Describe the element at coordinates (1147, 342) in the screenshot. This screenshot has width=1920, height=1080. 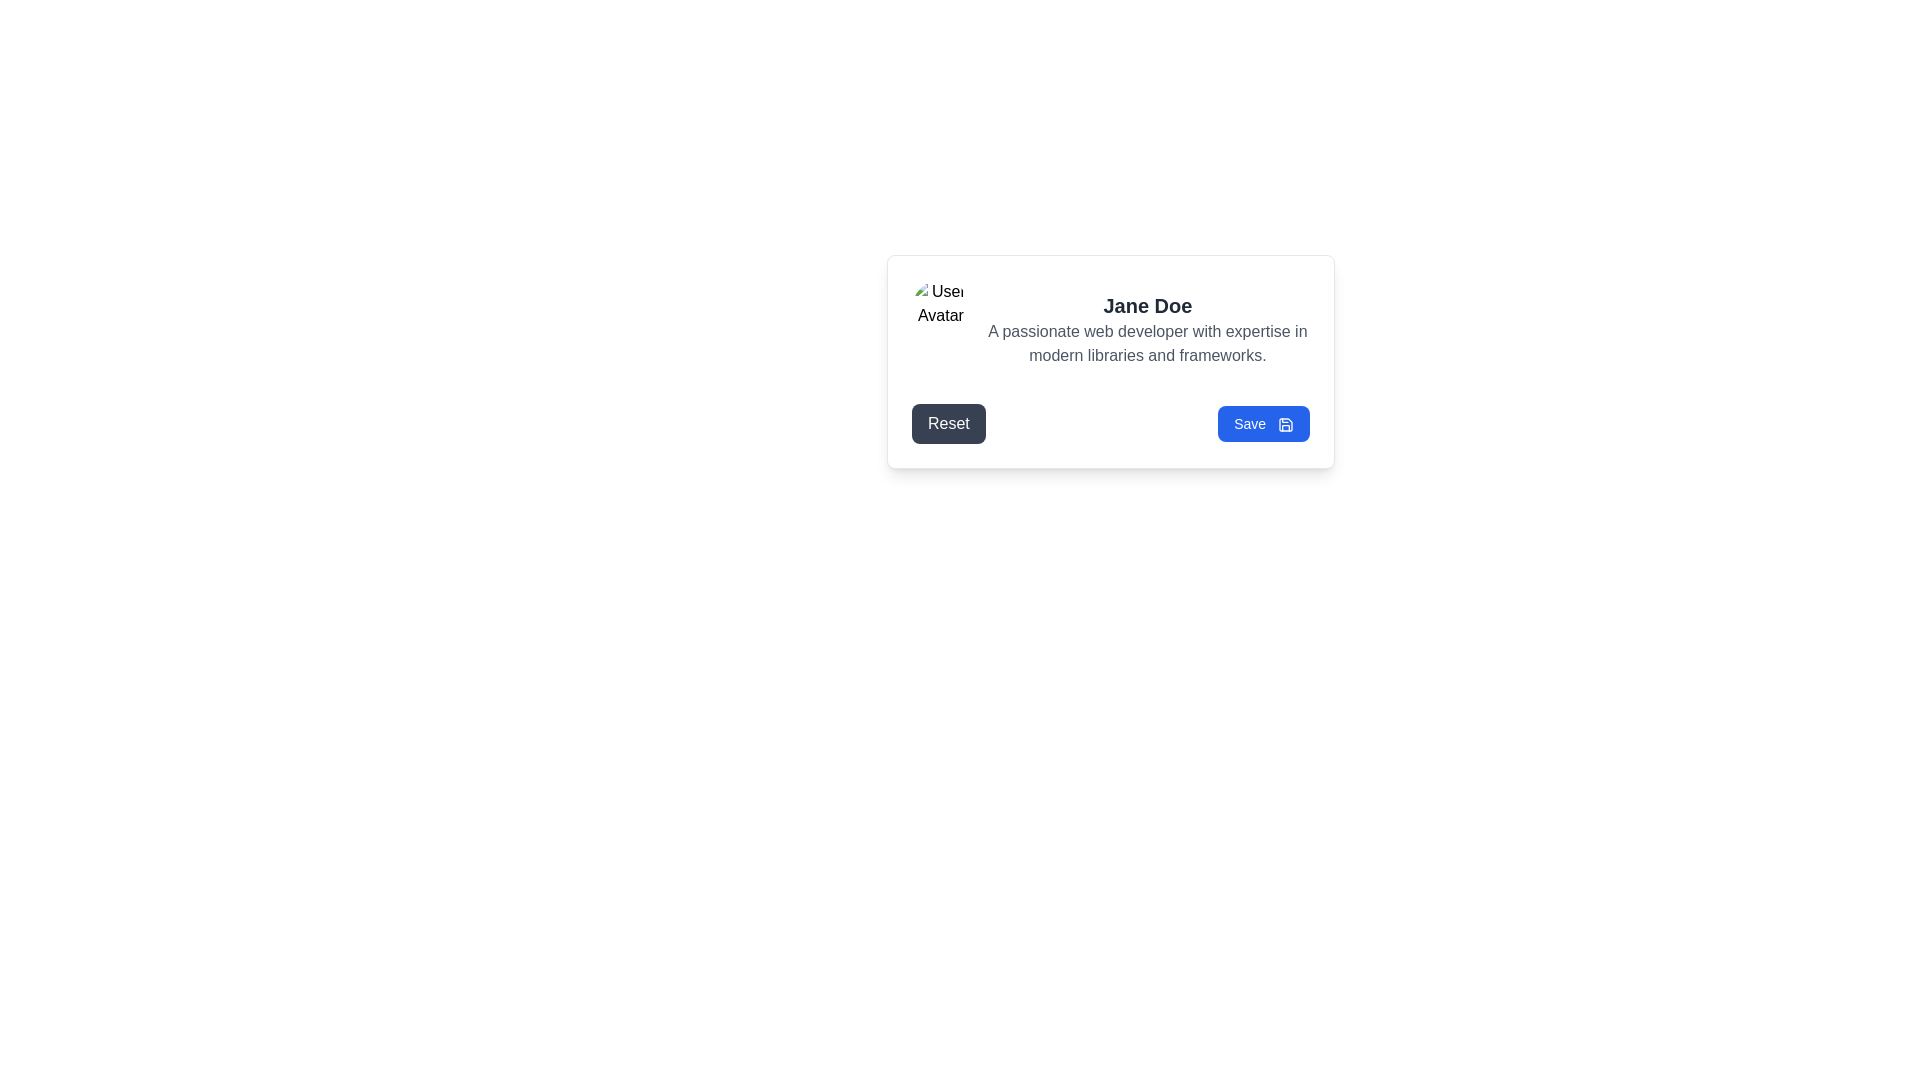
I see `the text display element that provides additional professional details about the user 'Jane Doe', located directly below the name in the user profile card` at that location.